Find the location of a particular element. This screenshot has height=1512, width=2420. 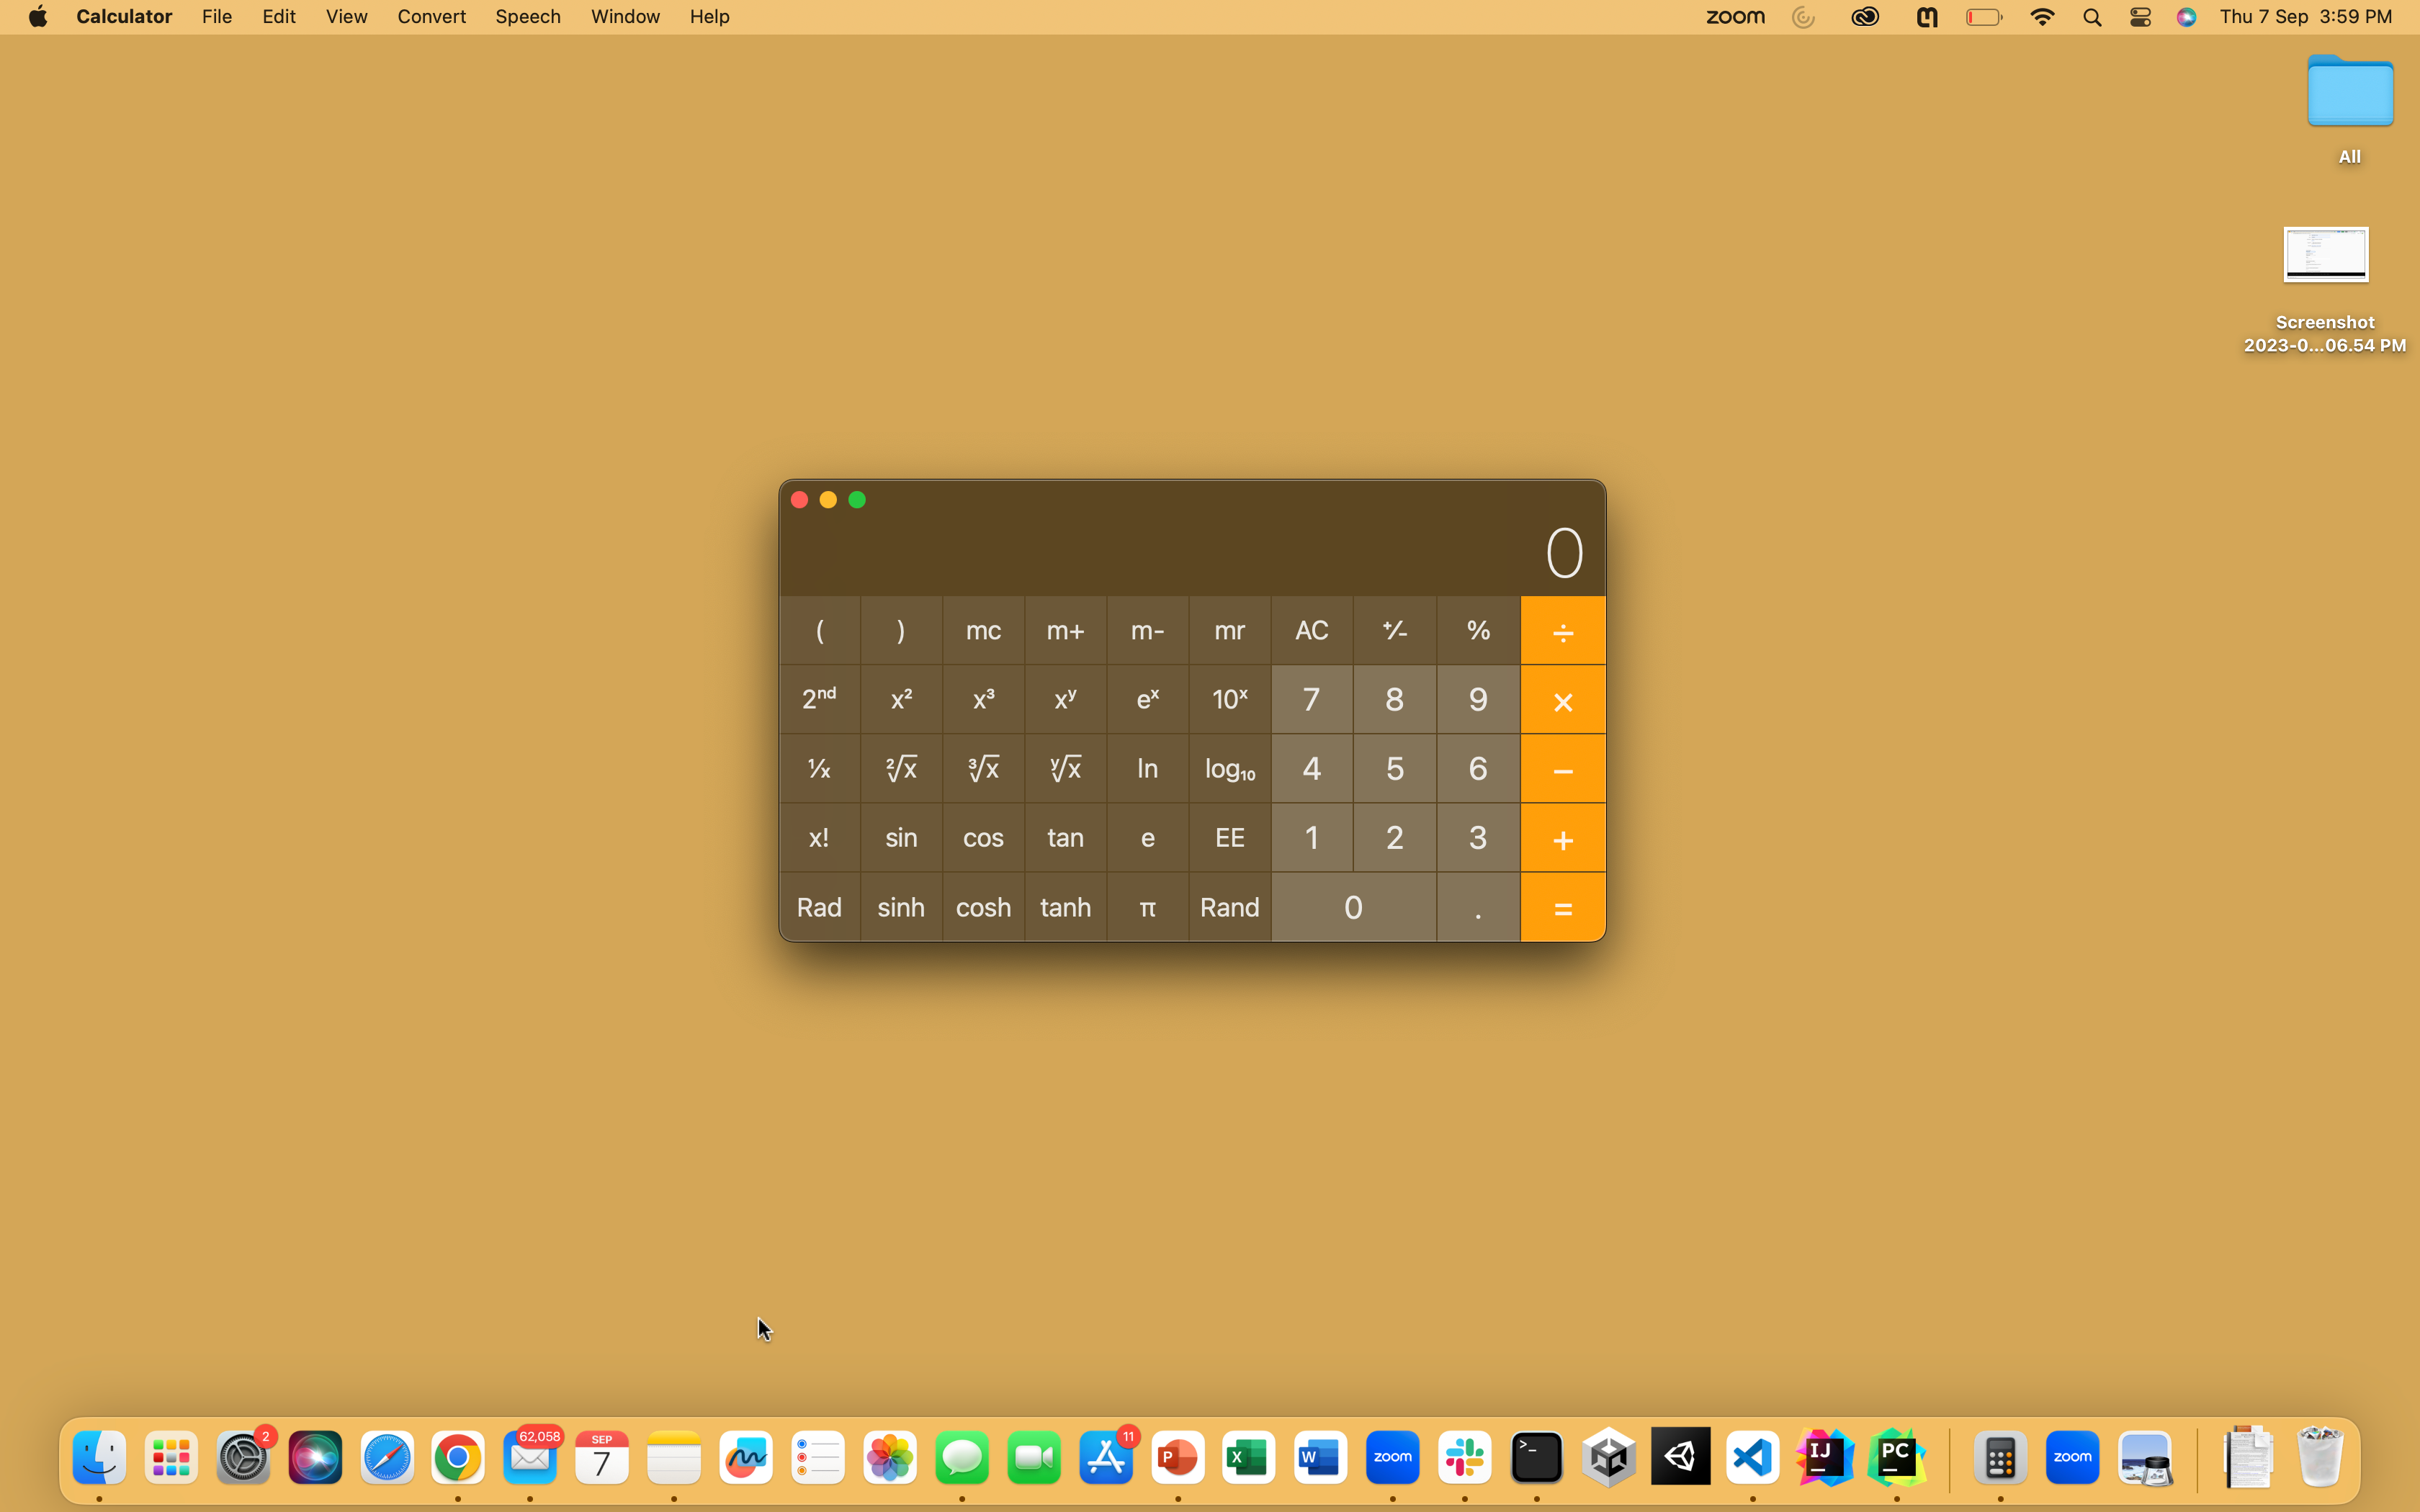

Calculate the 8th power of 2 is located at coordinates (1394, 834).